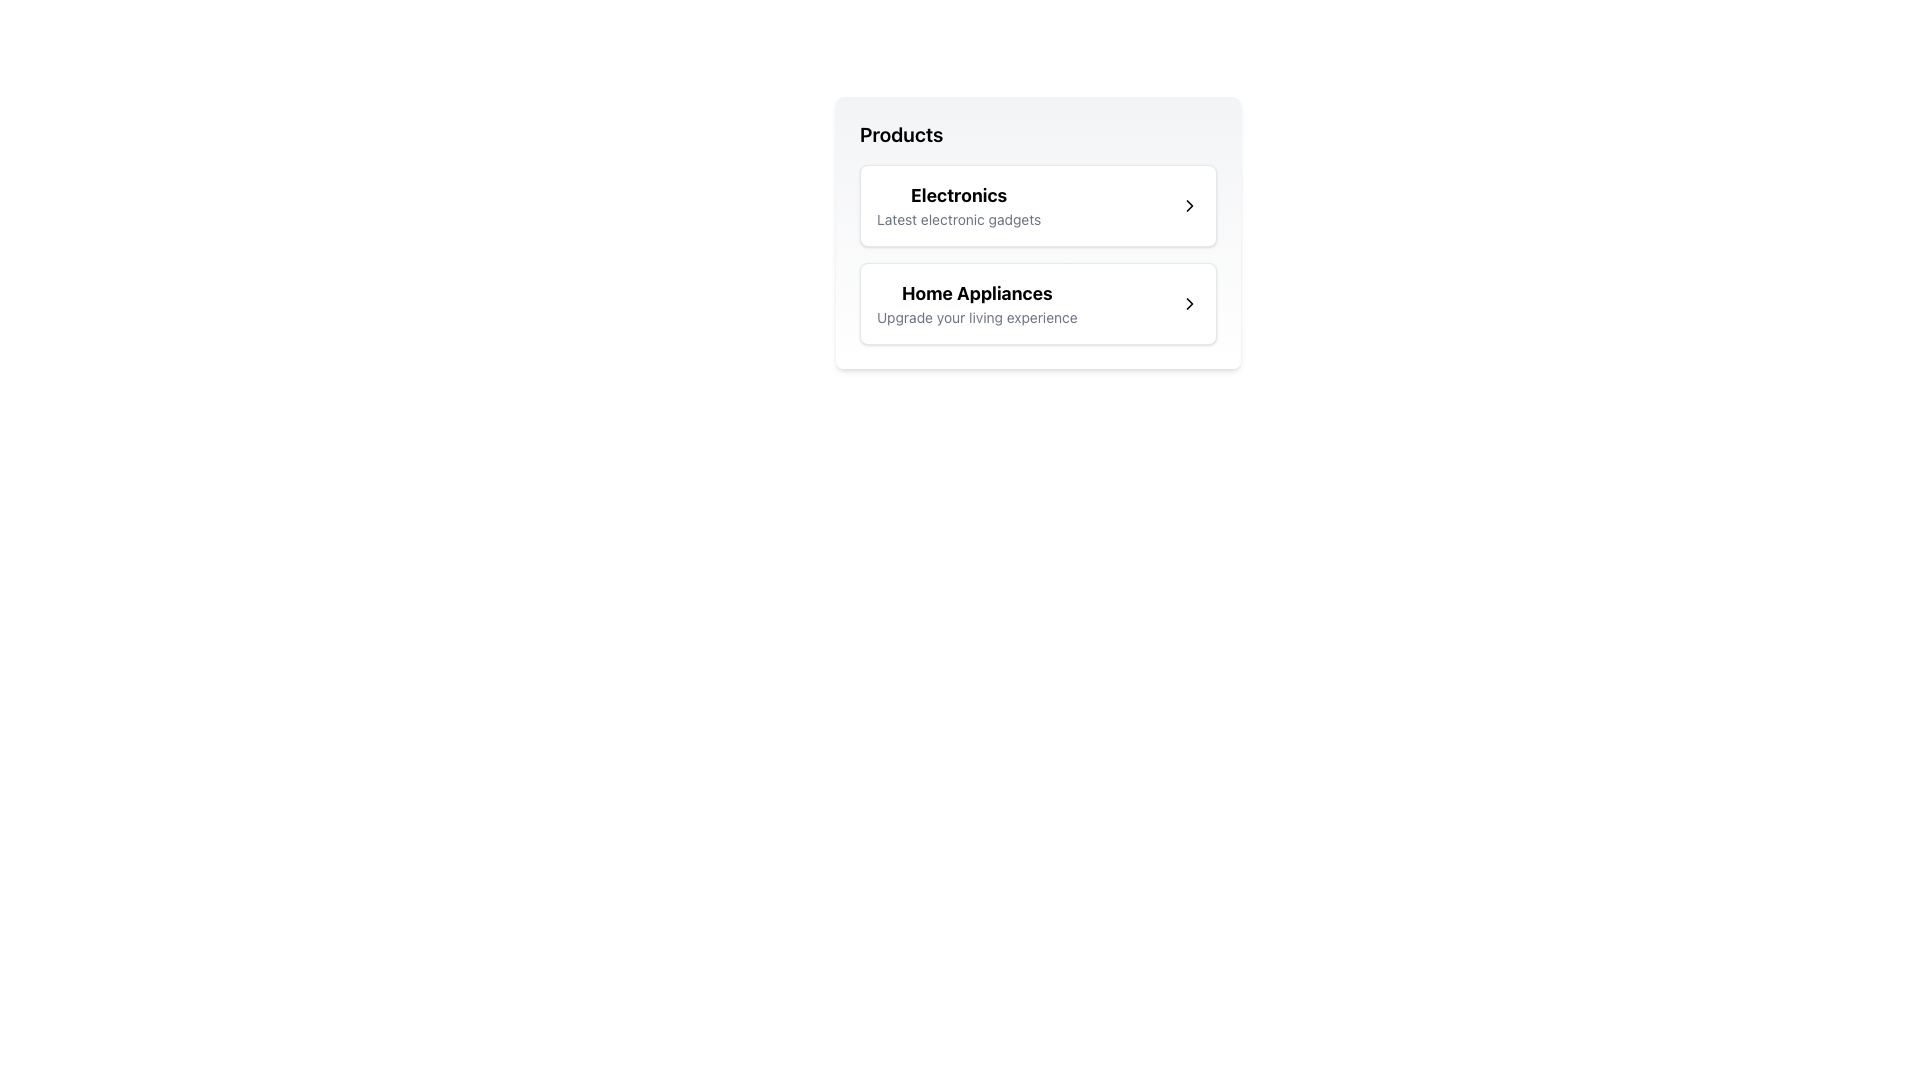 The width and height of the screenshot is (1920, 1080). What do you see at coordinates (1190, 304) in the screenshot?
I see `the navigation button located to the right of the 'Home Appliances' entry in the product categories list` at bounding box center [1190, 304].